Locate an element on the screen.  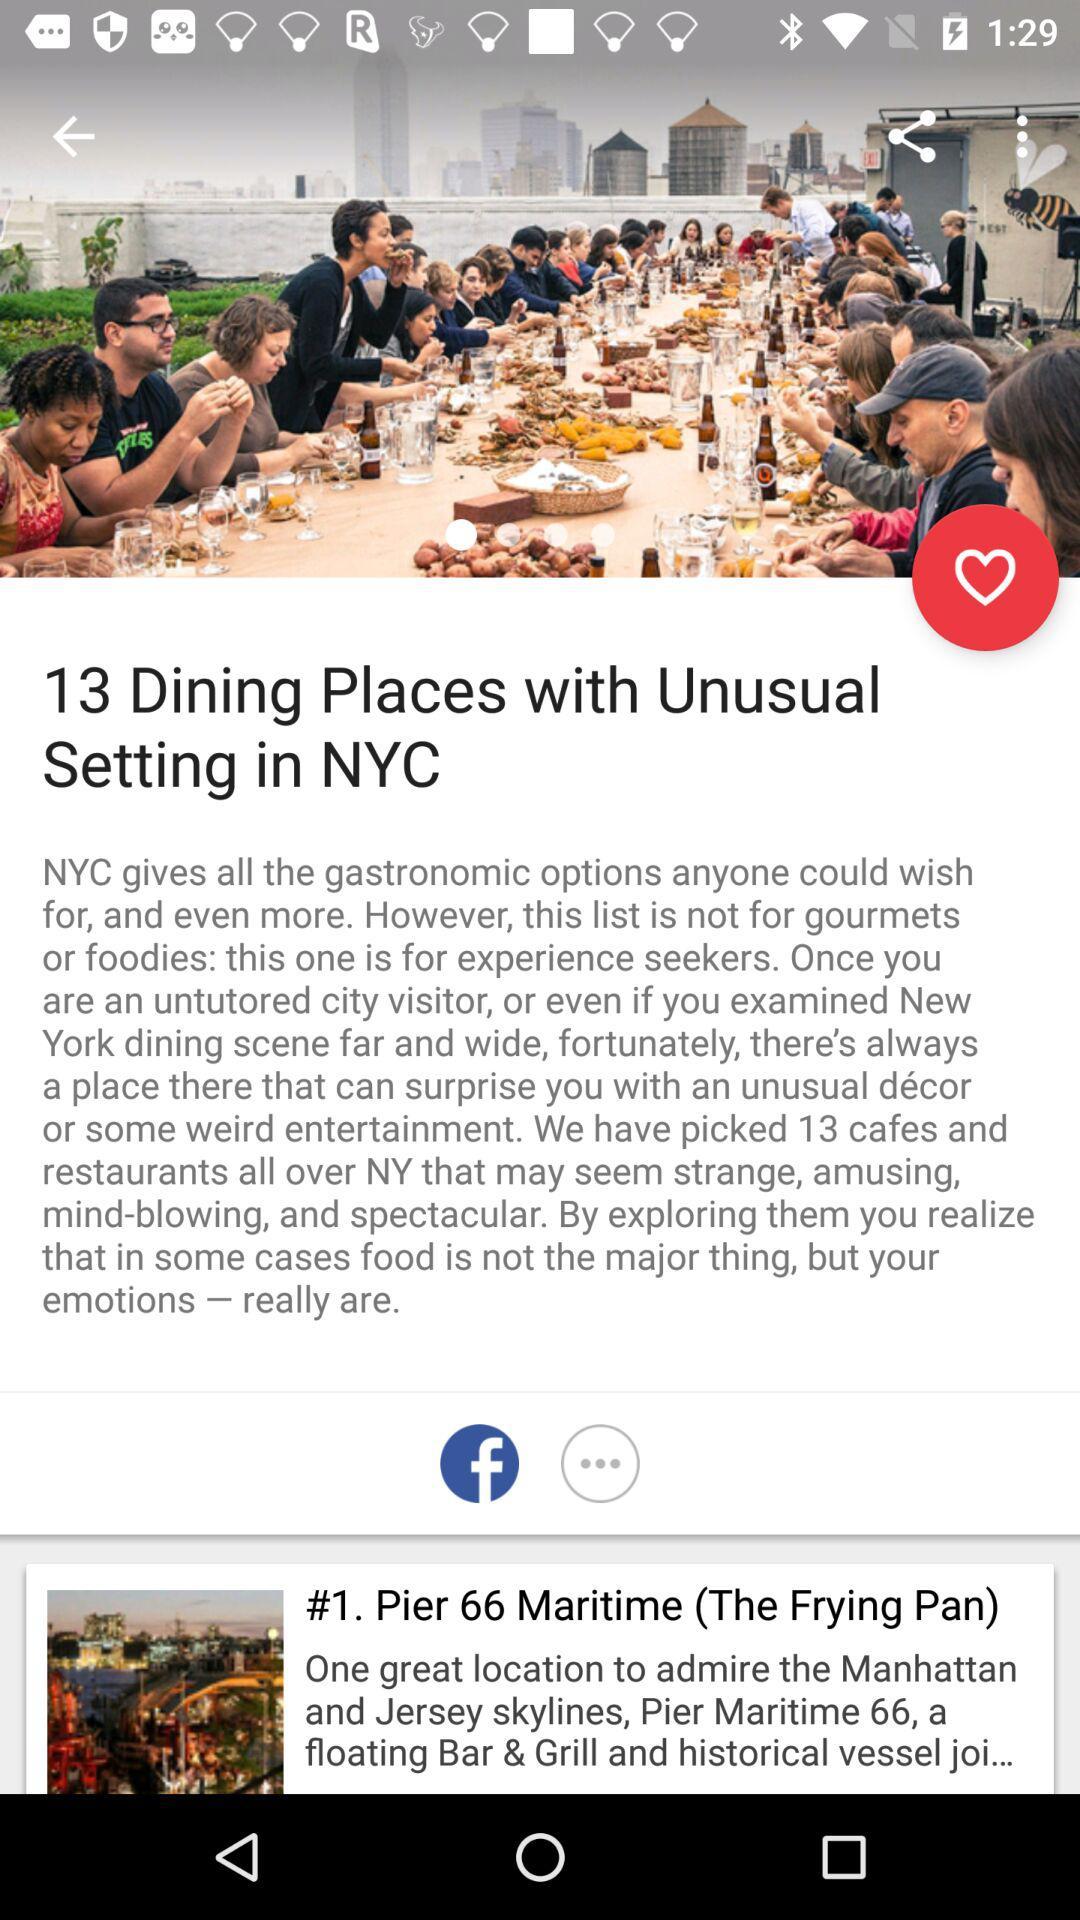
the favorite icon is located at coordinates (984, 576).